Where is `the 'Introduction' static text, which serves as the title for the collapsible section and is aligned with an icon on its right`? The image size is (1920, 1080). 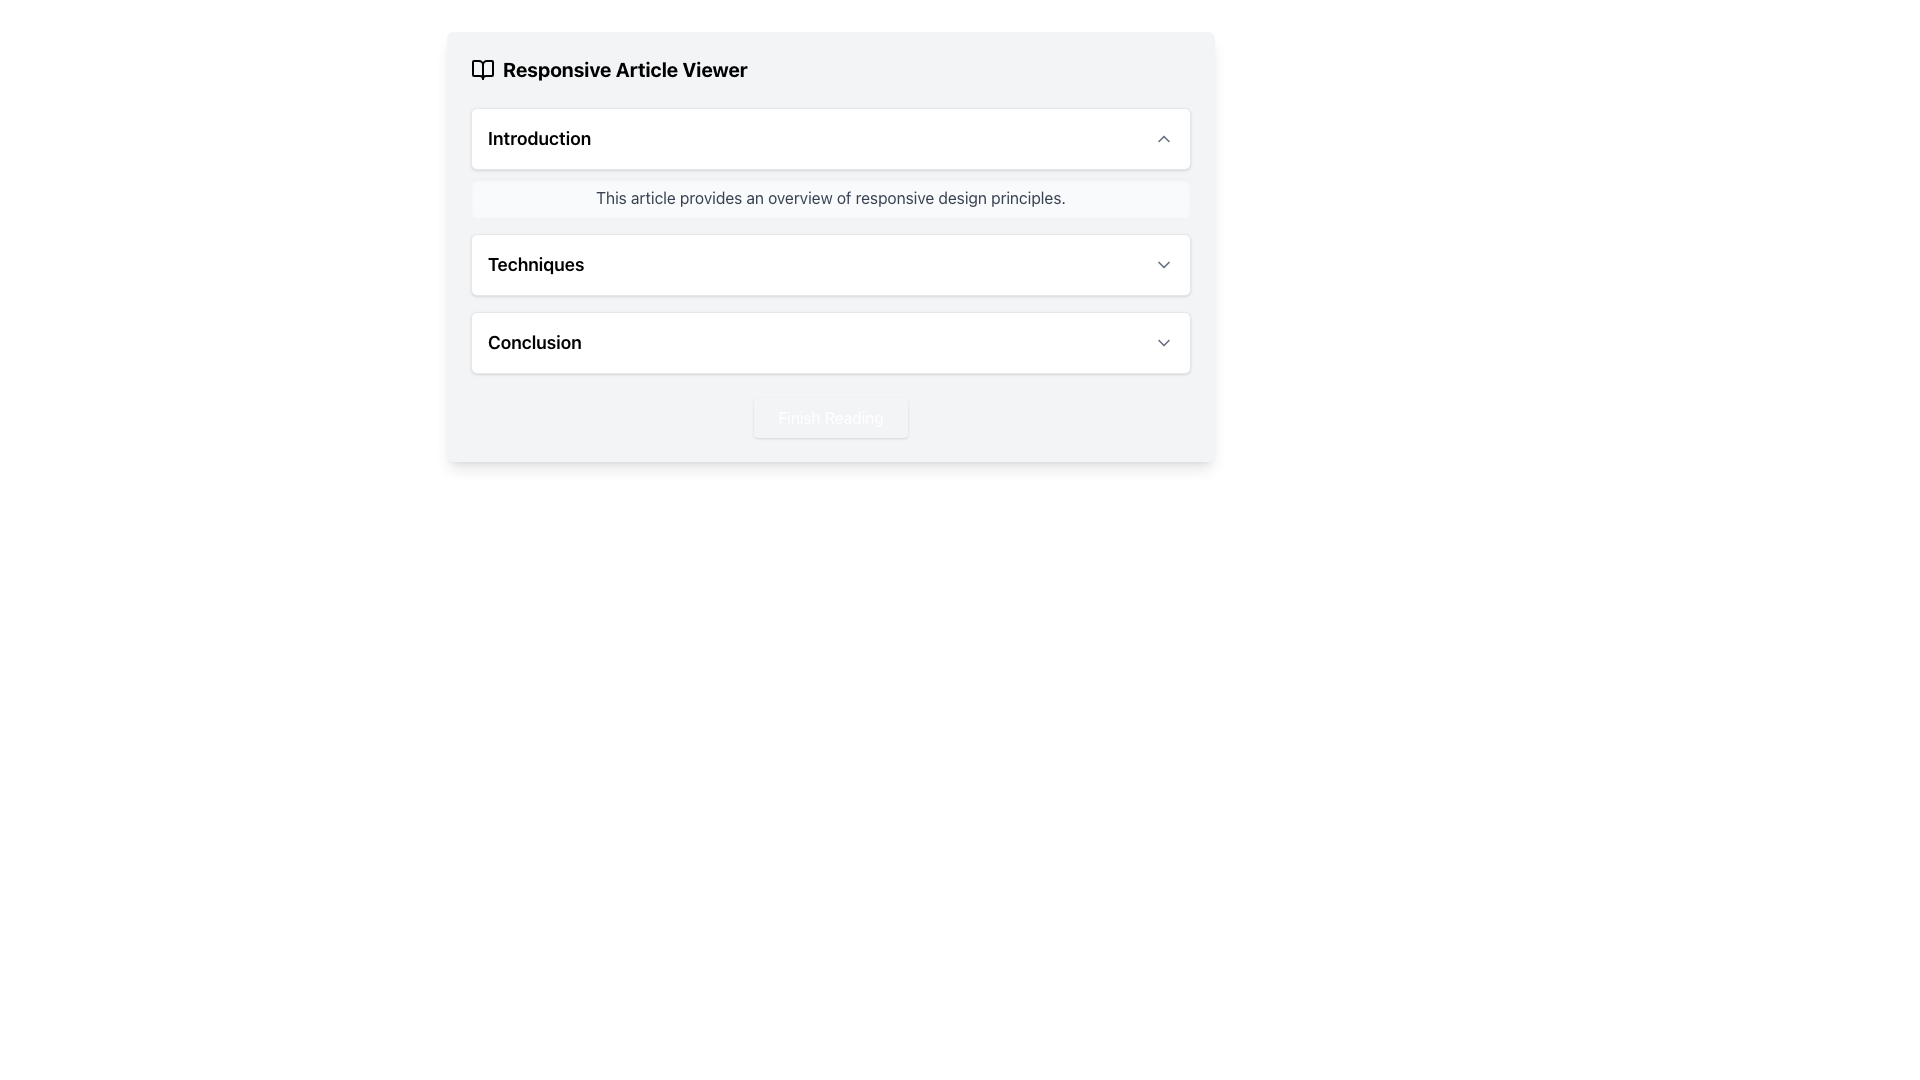 the 'Introduction' static text, which serves as the title for the collapsible section and is aligned with an icon on its right is located at coordinates (539, 137).